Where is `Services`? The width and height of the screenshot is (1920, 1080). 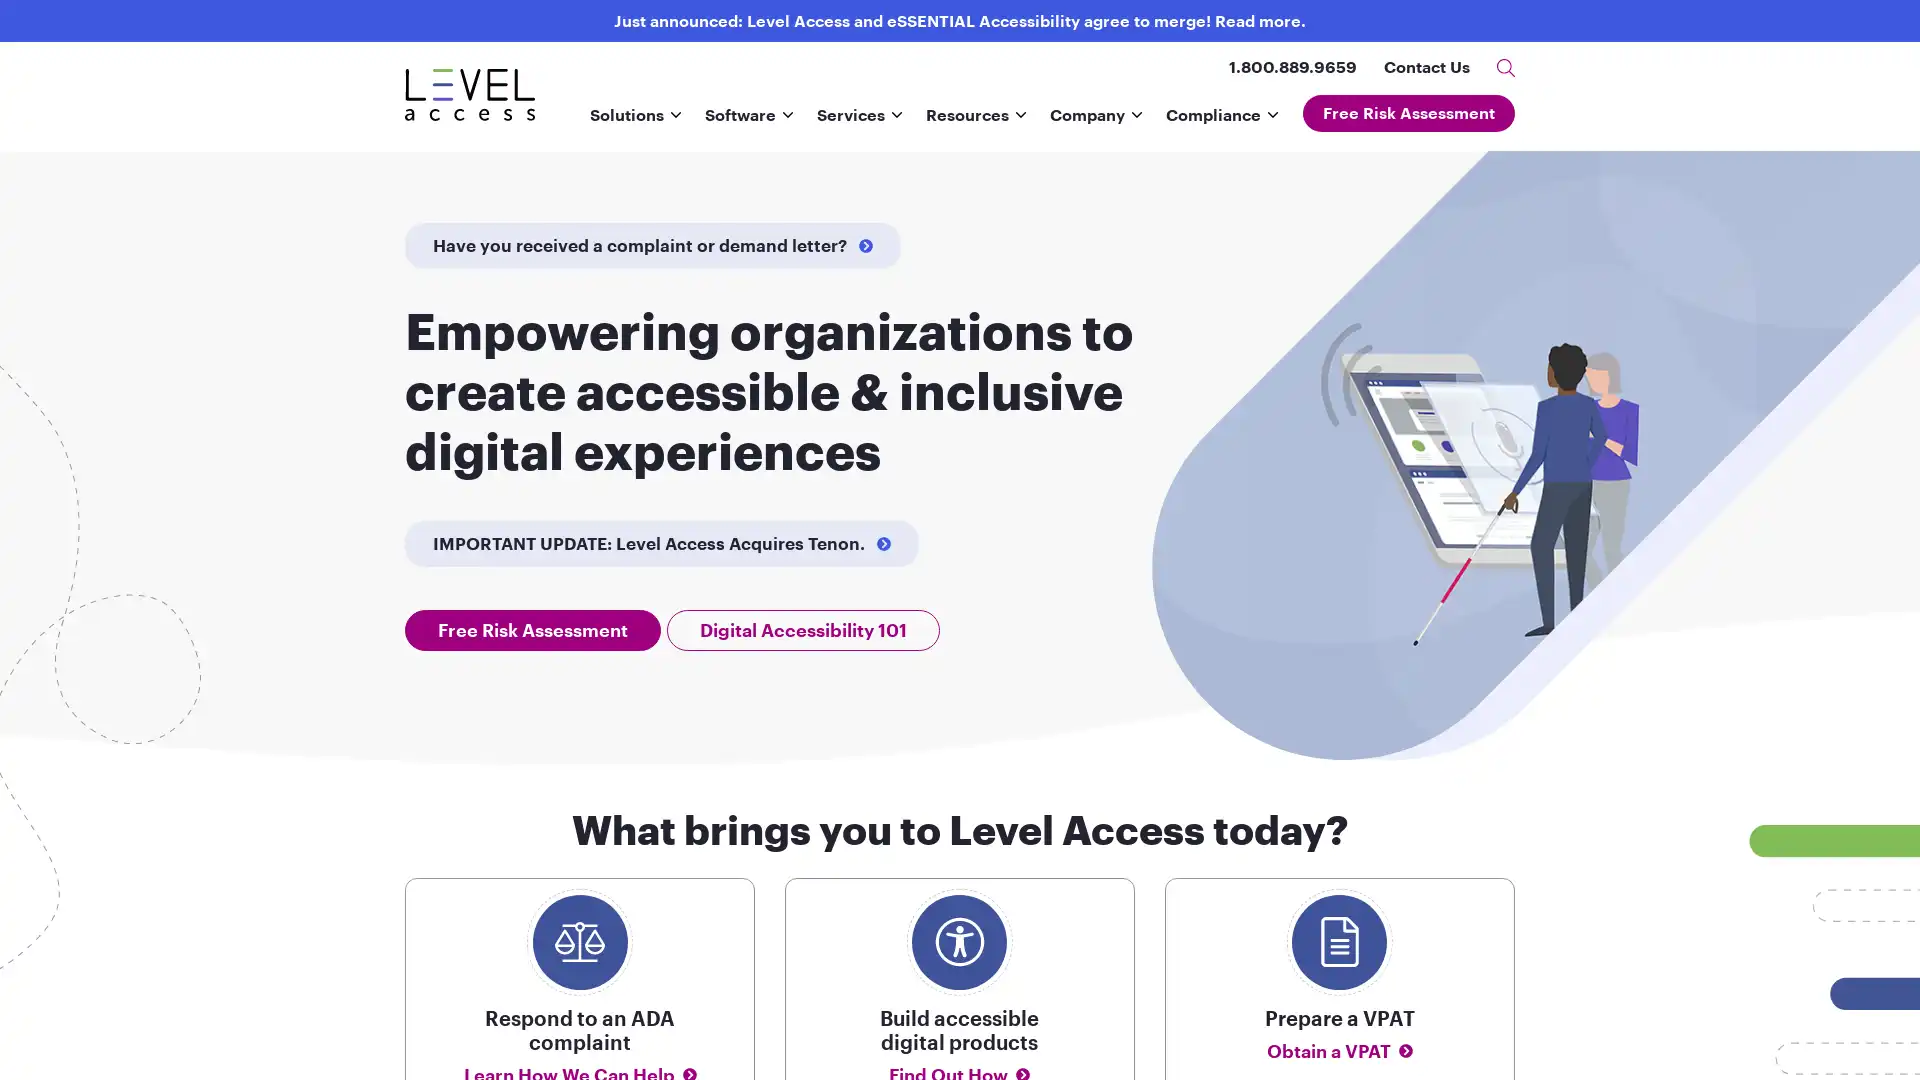
Services is located at coordinates (859, 122).